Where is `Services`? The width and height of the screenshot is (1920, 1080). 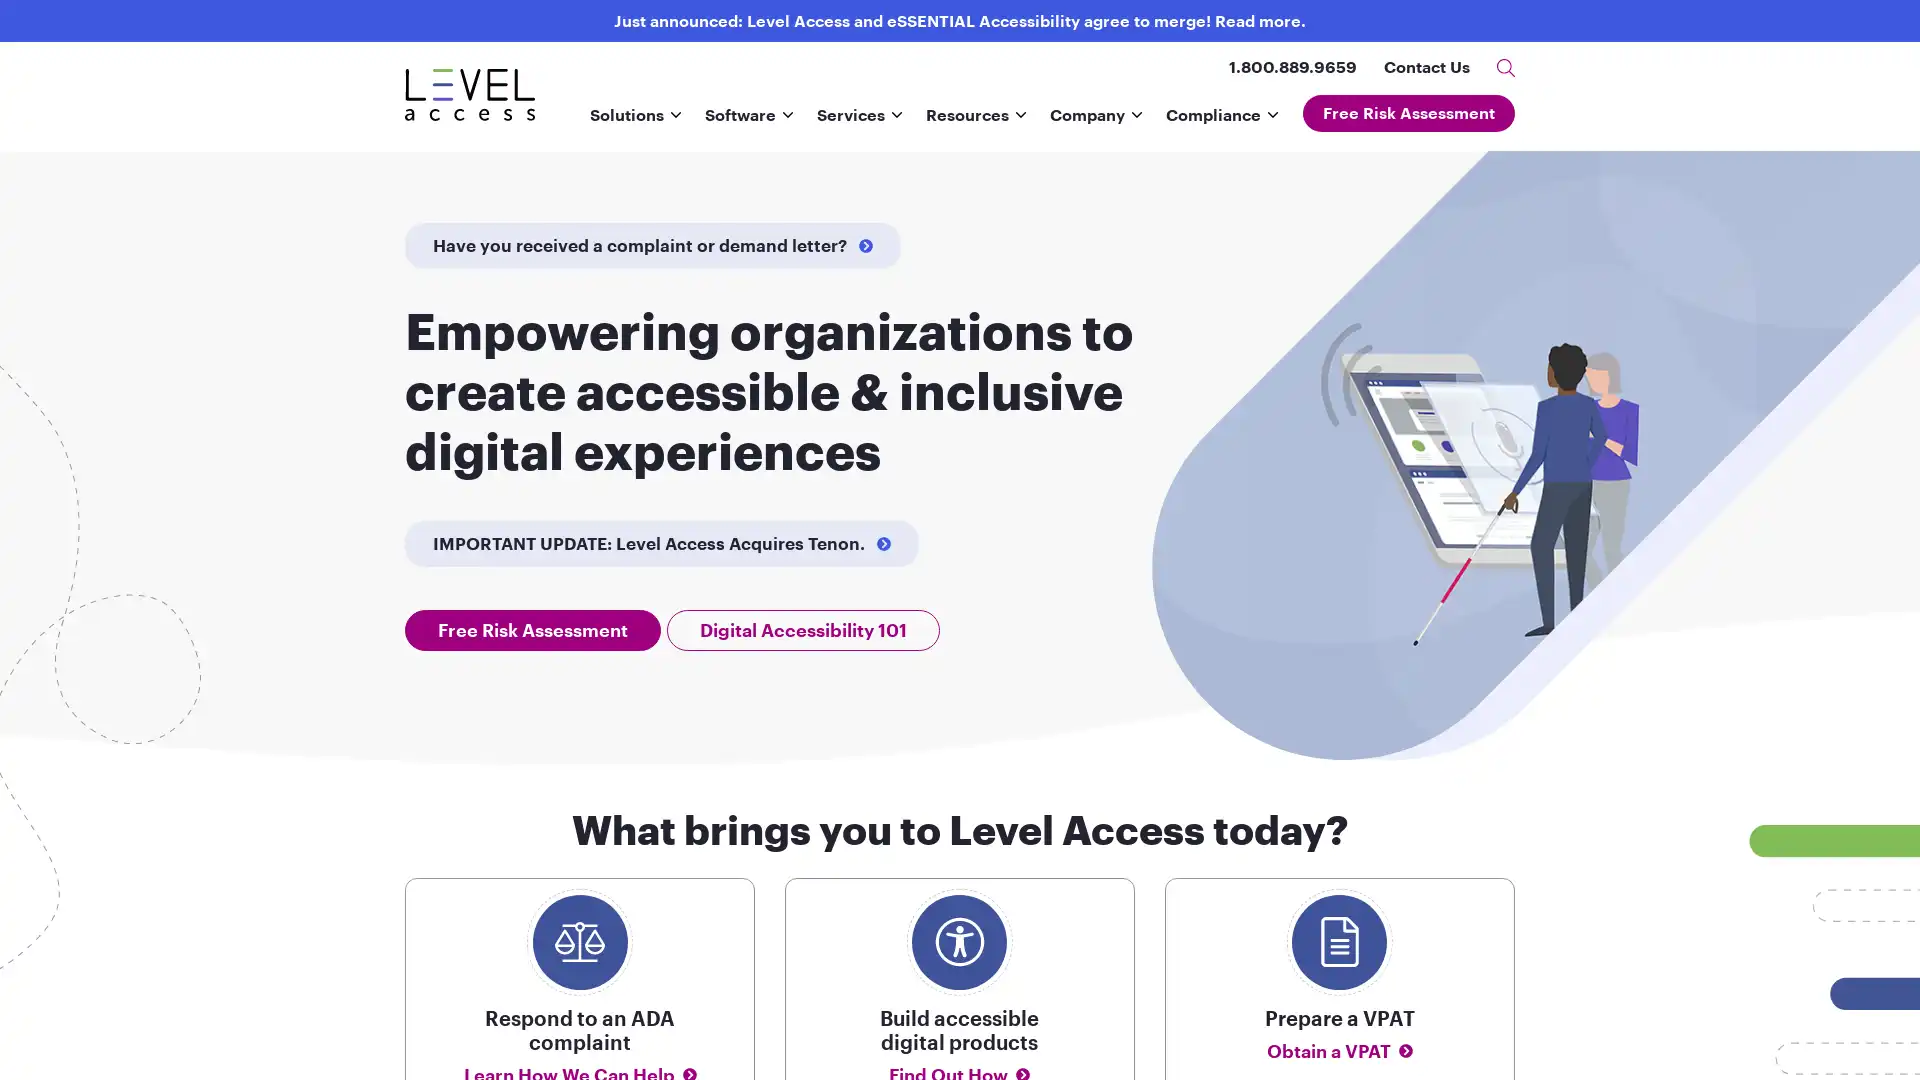
Services is located at coordinates (859, 122).